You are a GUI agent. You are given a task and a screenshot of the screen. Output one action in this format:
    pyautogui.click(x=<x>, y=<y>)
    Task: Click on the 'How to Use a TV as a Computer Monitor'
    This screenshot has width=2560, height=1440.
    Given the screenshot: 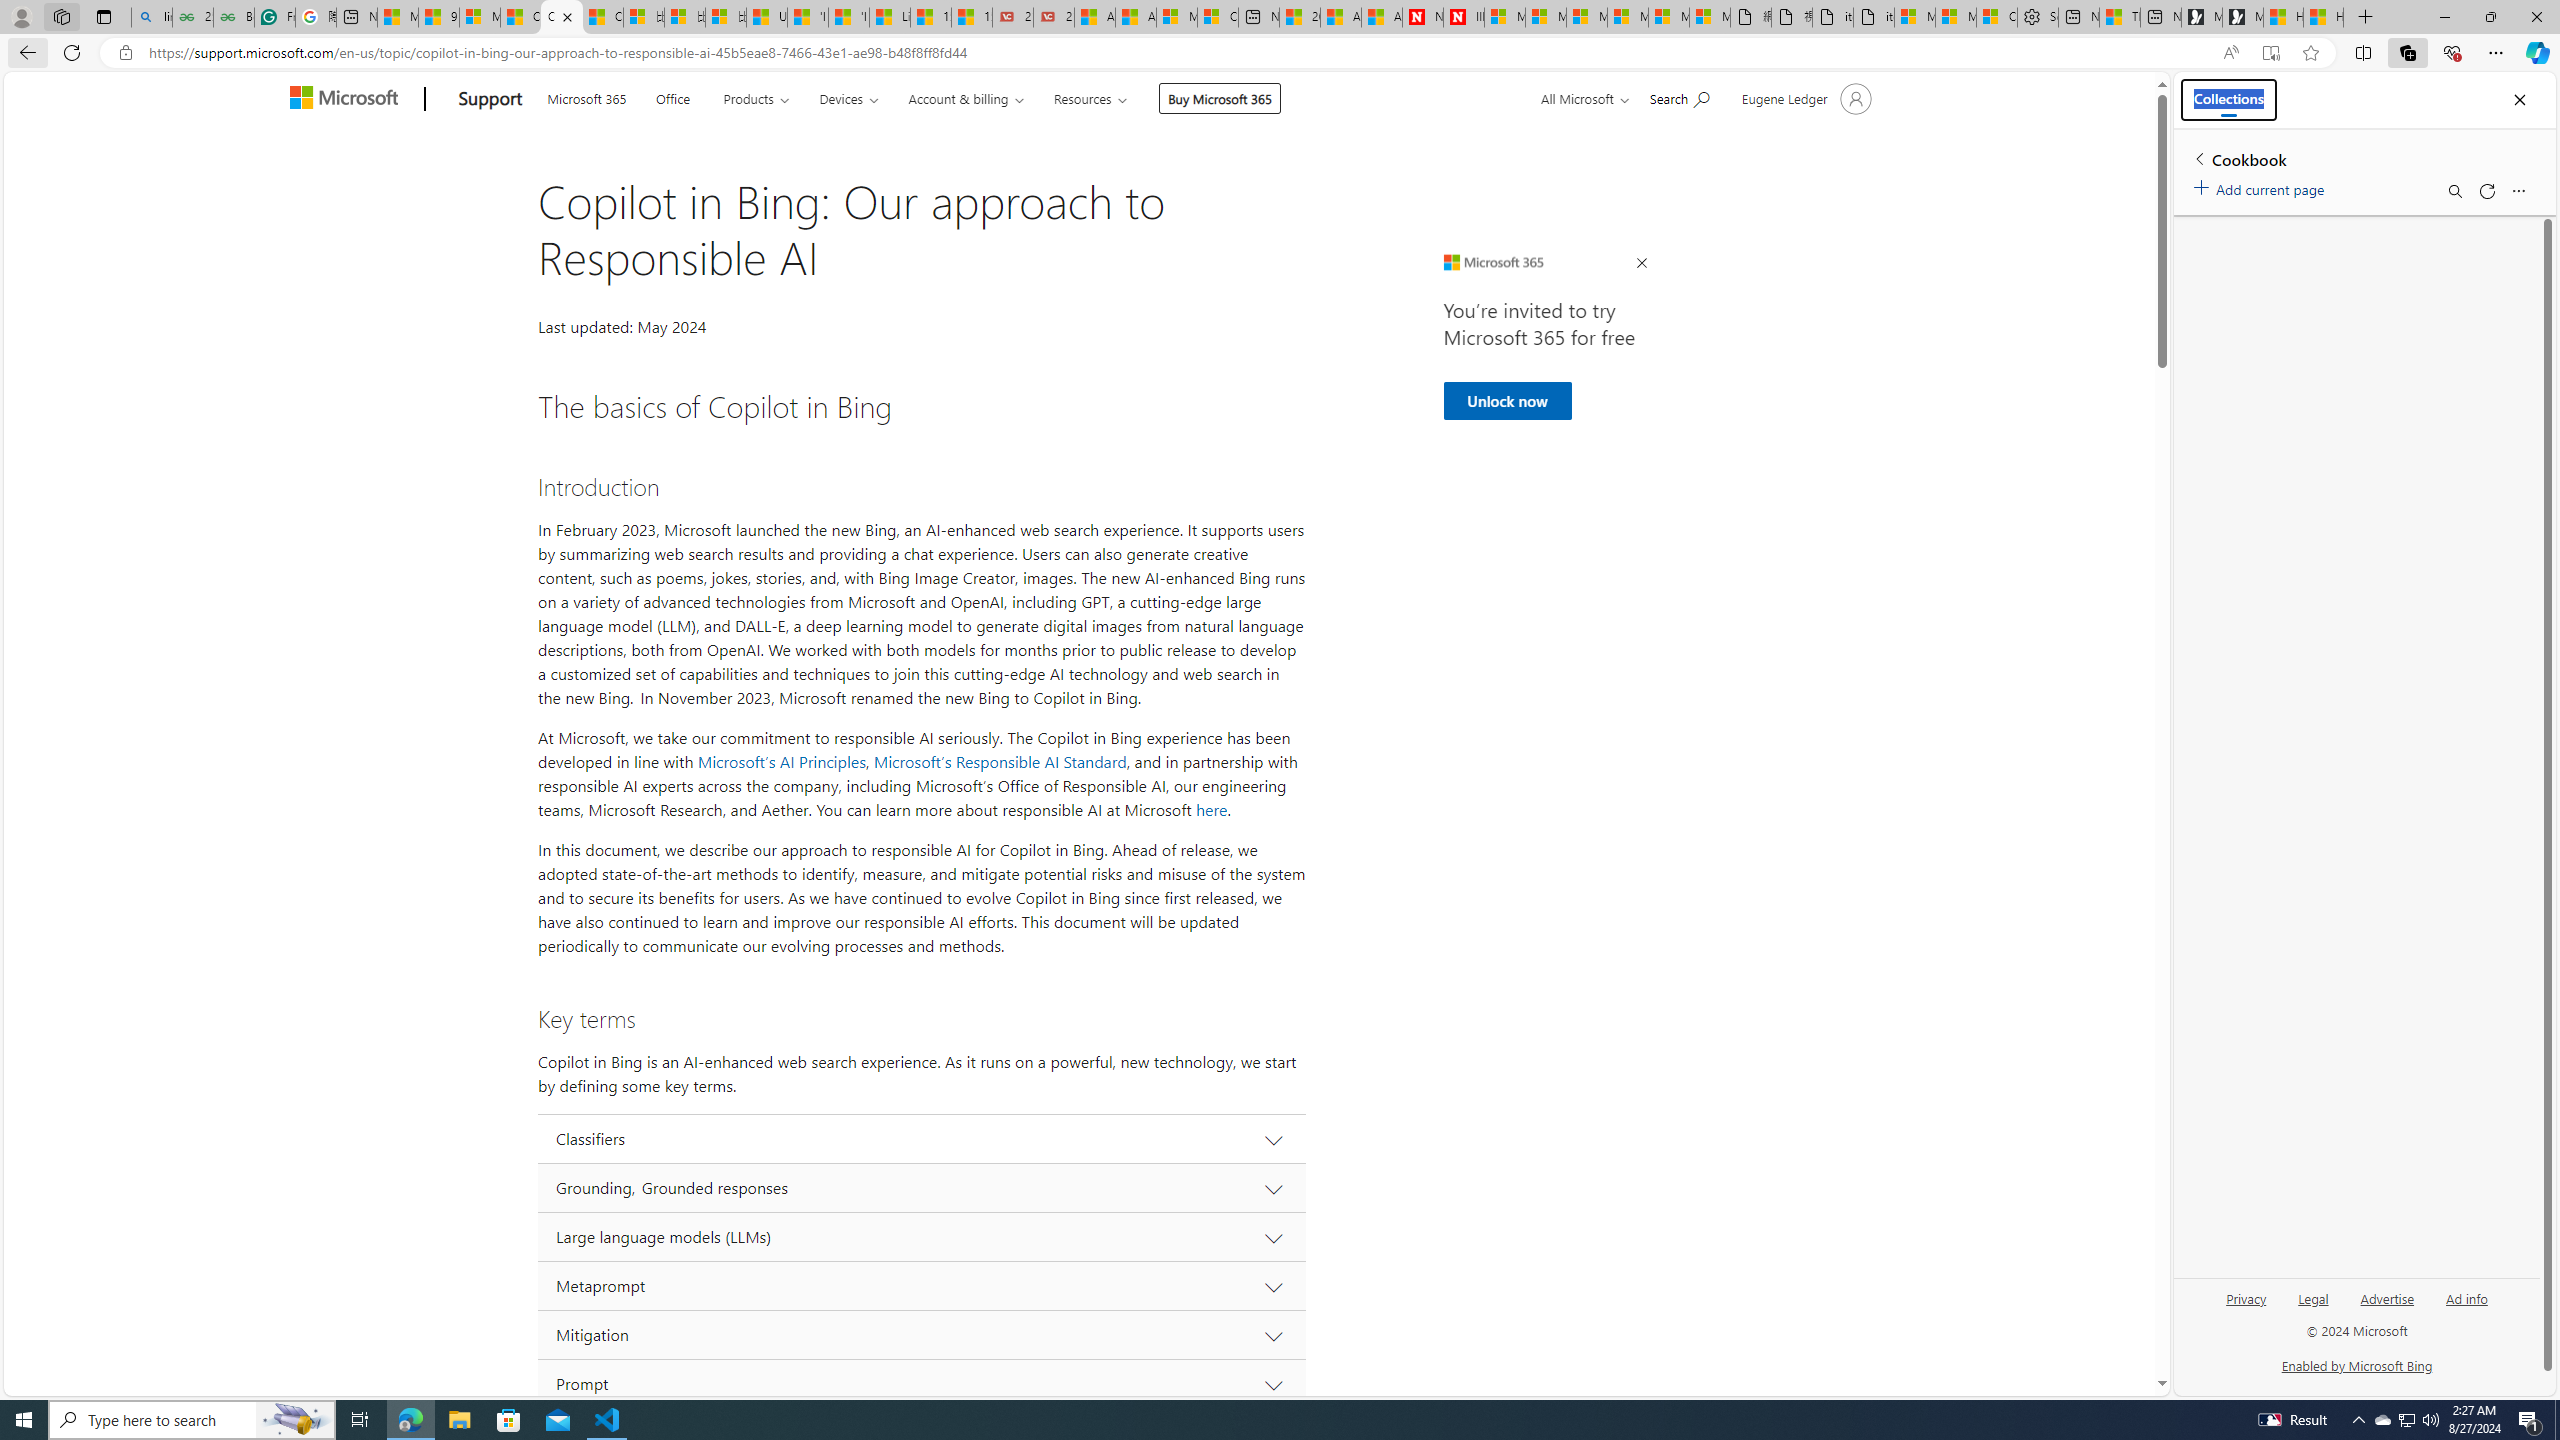 What is the action you would take?
    pyautogui.click(x=2323, y=16)
    